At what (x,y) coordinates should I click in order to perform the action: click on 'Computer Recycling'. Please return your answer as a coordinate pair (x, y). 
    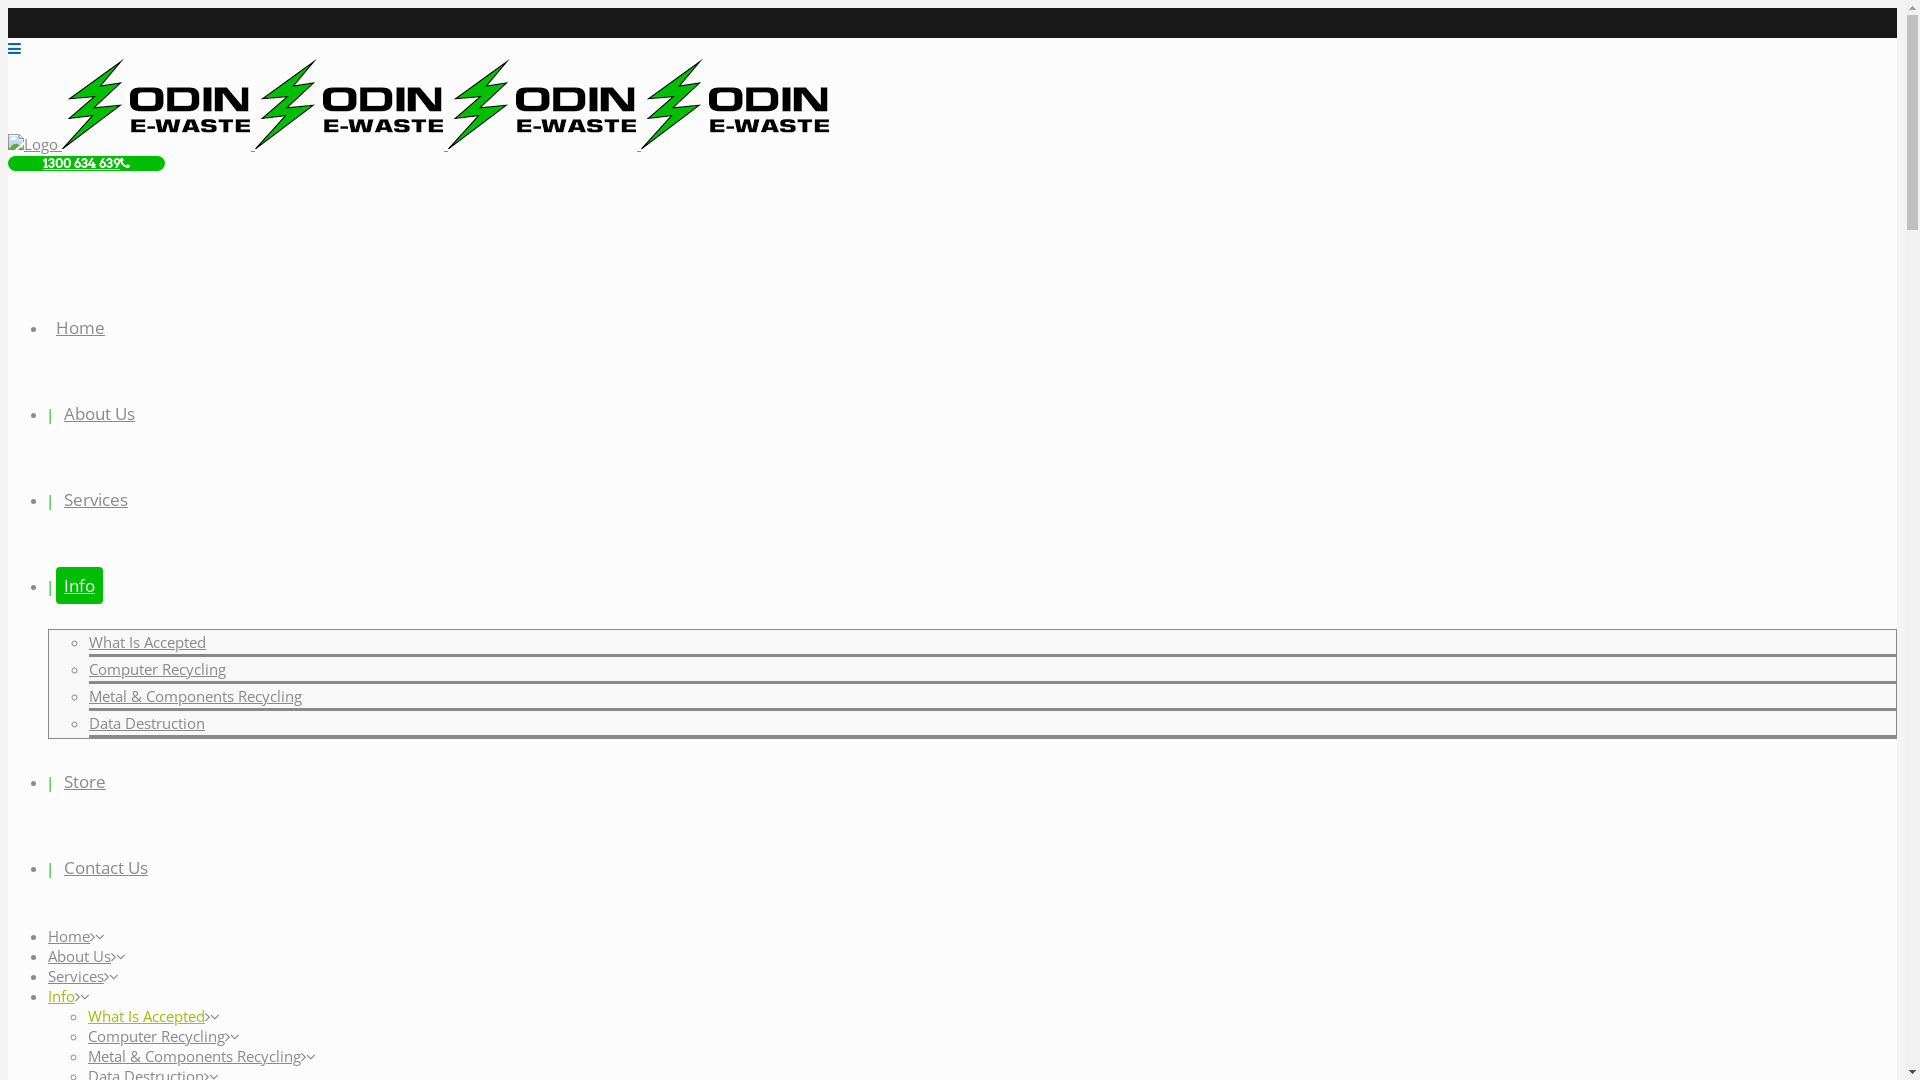
    Looking at the image, I should click on (88, 668).